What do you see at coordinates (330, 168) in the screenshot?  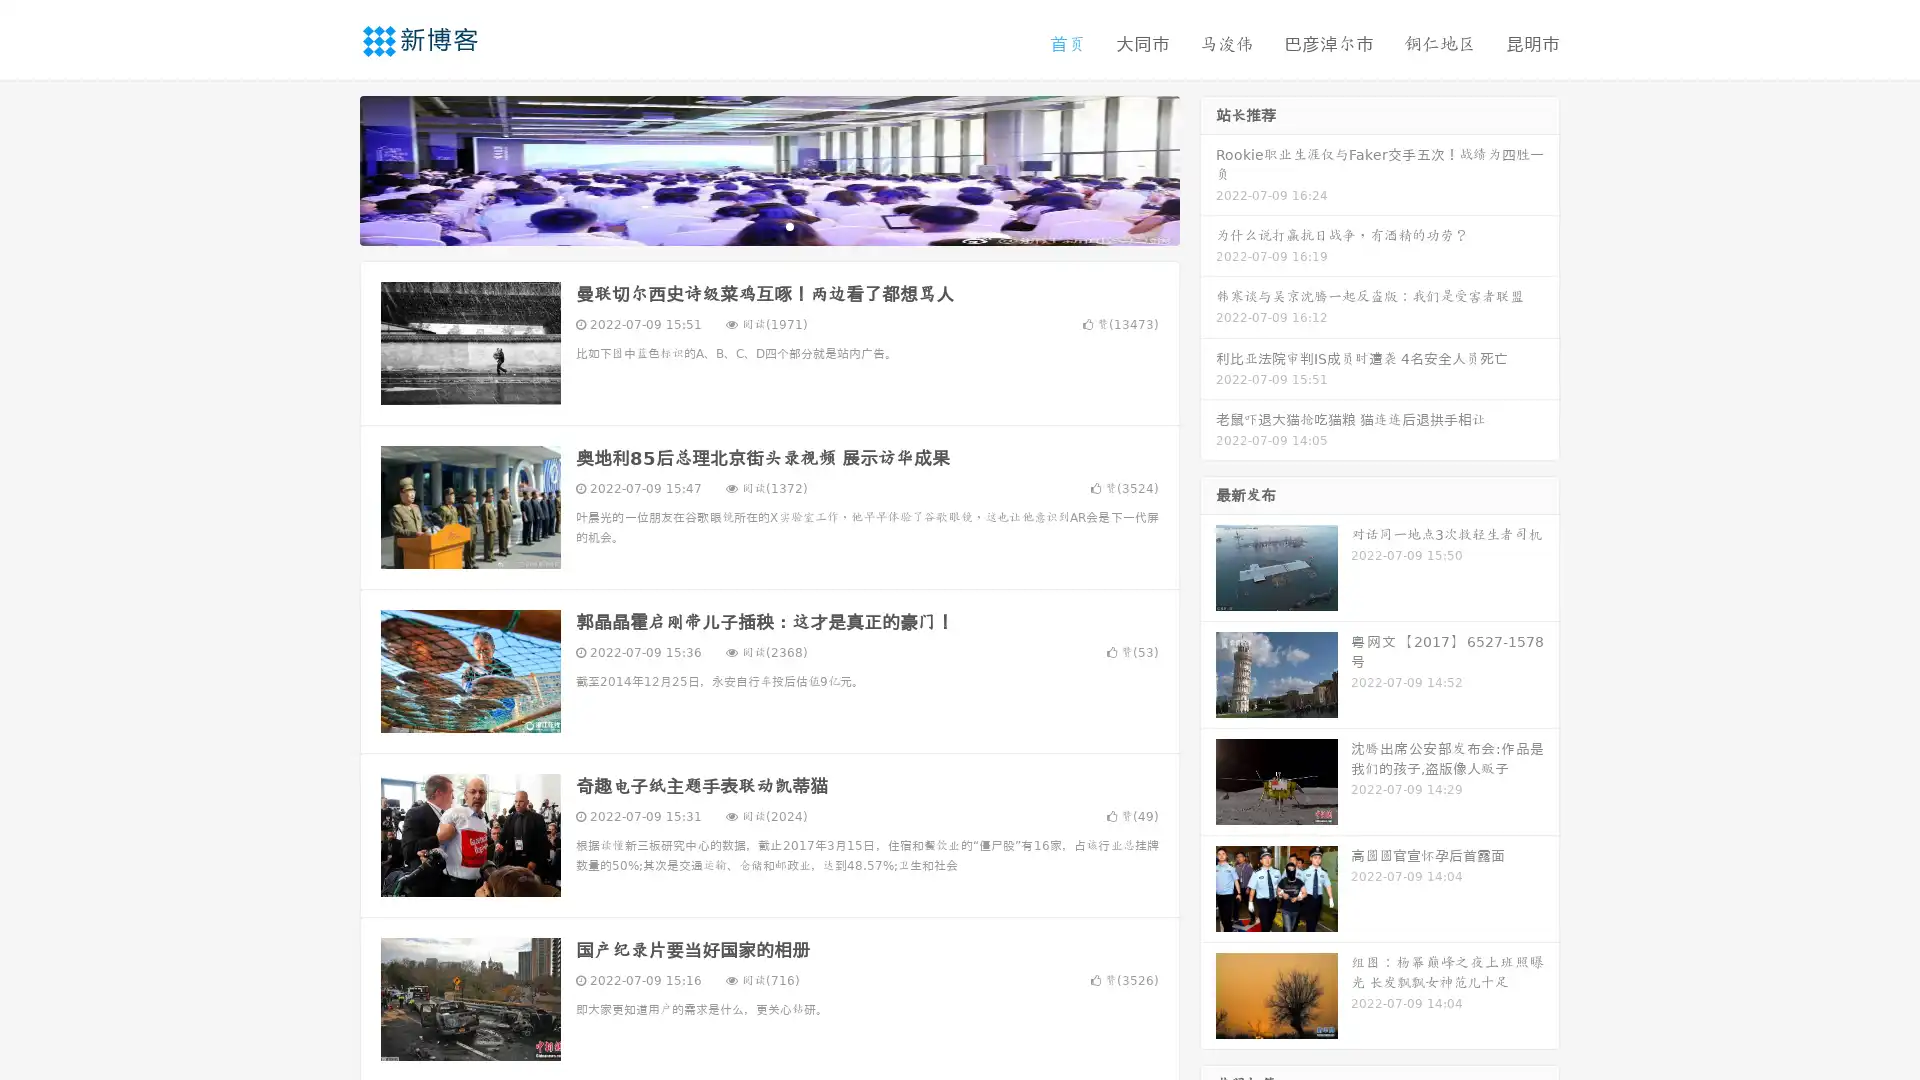 I see `Previous slide` at bounding box center [330, 168].